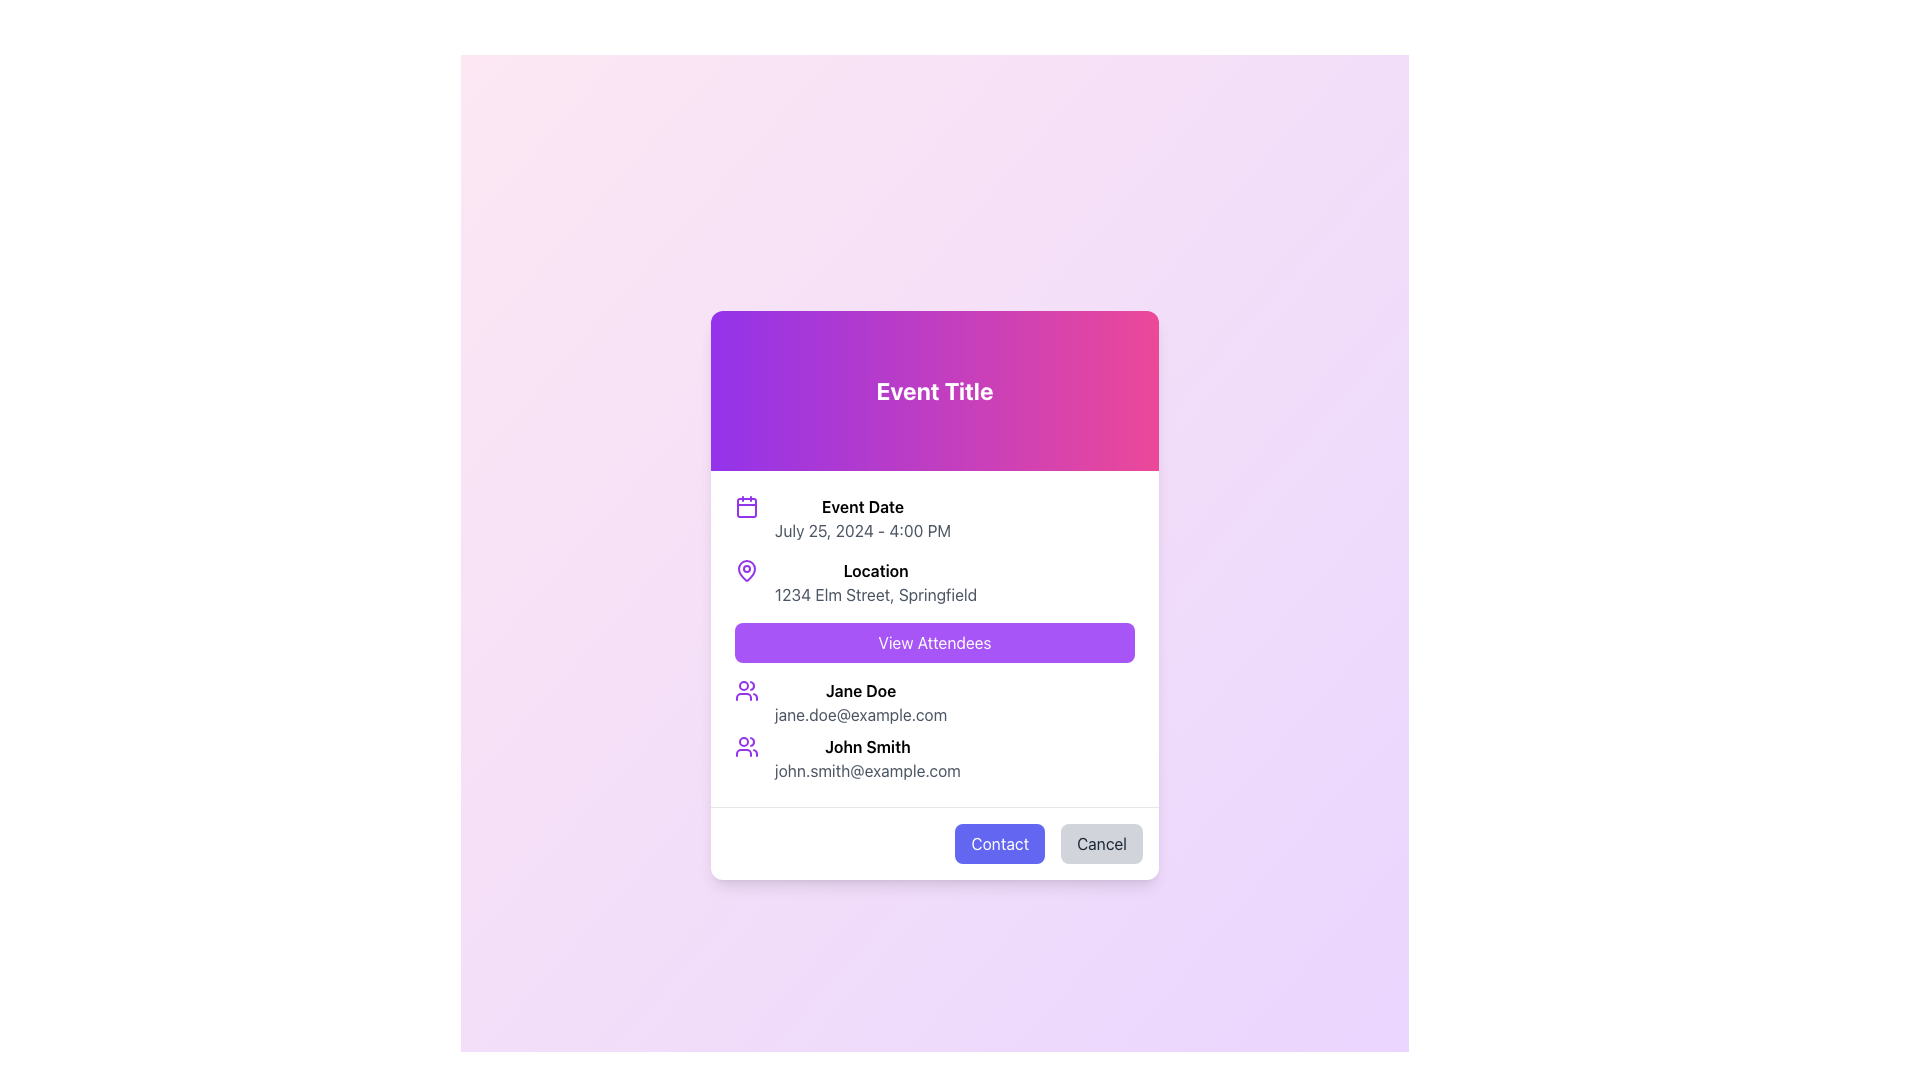 The image size is (1920, 1080). What do you see at coordinates (746, 570) in the screenshot?
I see `the location icon, which is positioned directly to the left of the bold header text 'Location'` at bounding box center [746, 570].